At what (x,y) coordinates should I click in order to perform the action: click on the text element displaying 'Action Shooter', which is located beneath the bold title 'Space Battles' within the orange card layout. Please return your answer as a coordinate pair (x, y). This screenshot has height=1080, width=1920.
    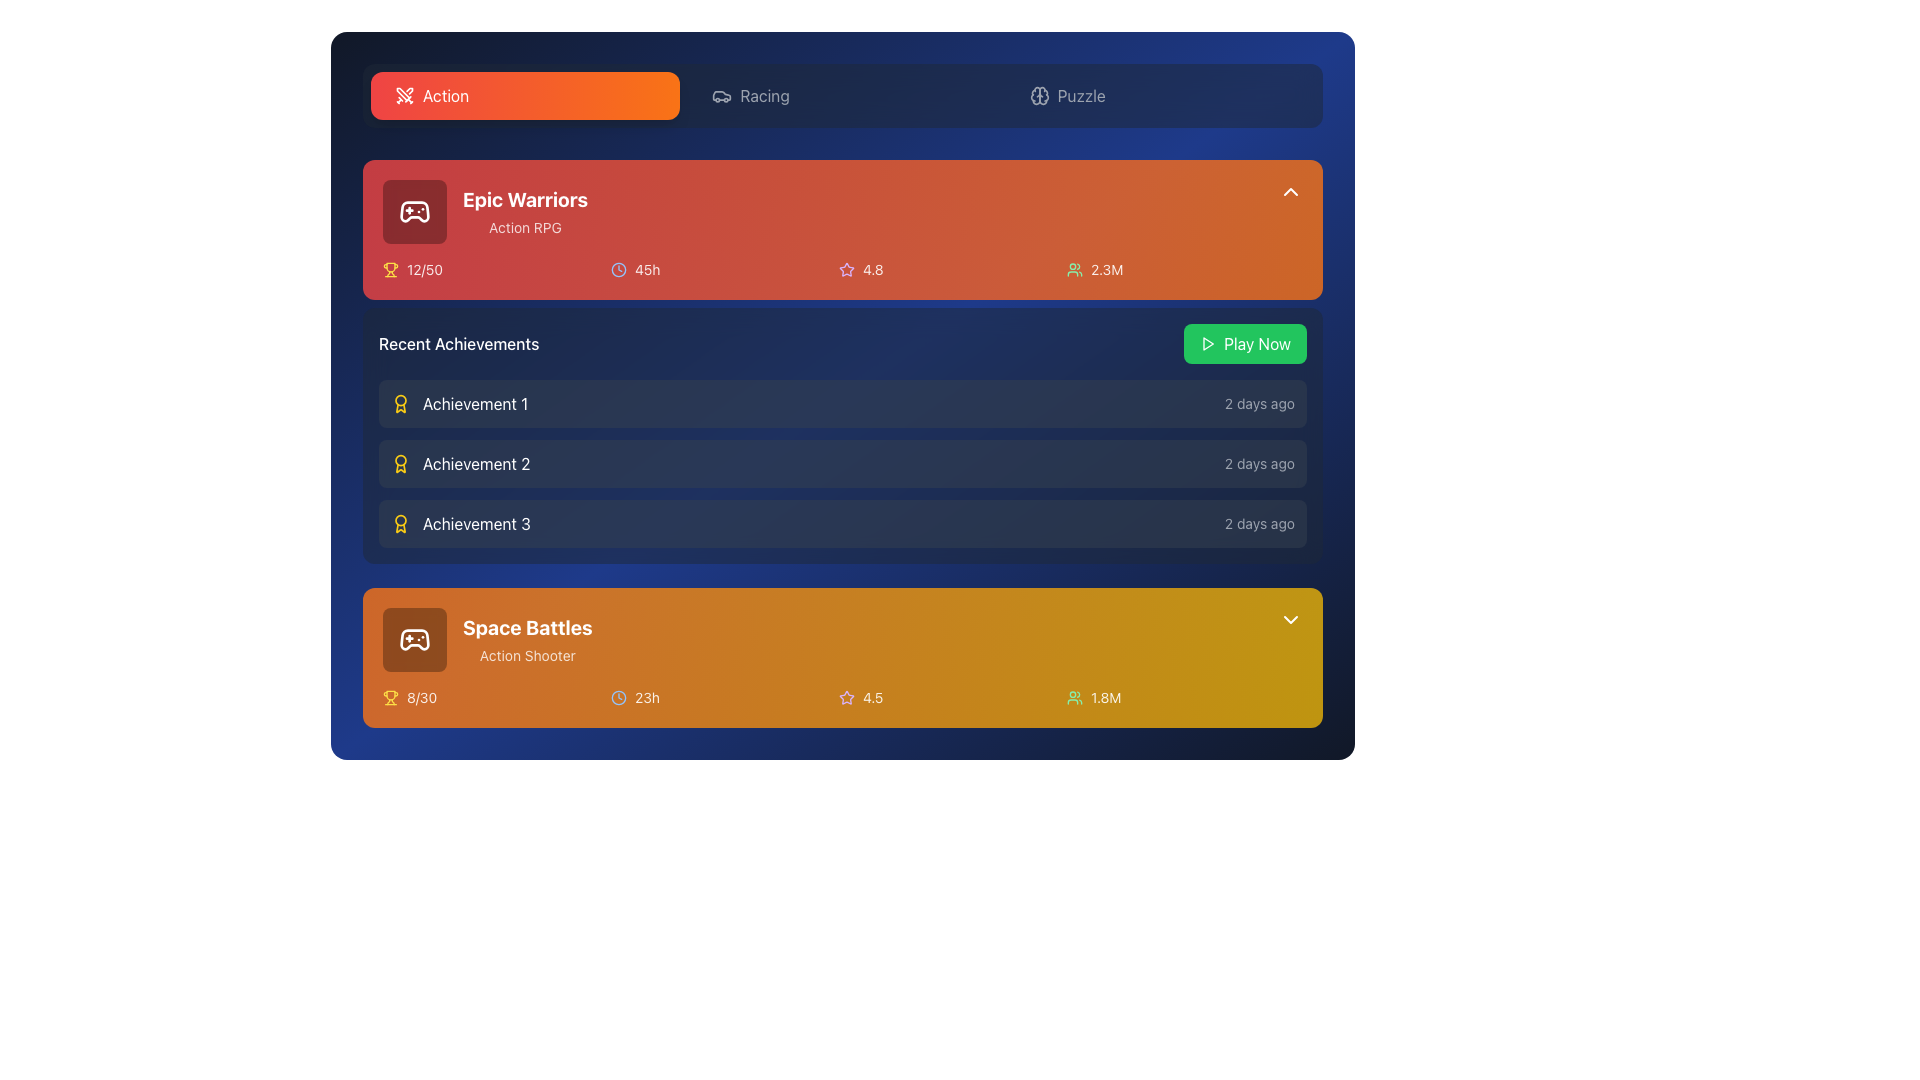
    Looking at the image, I should click on (527, 655).